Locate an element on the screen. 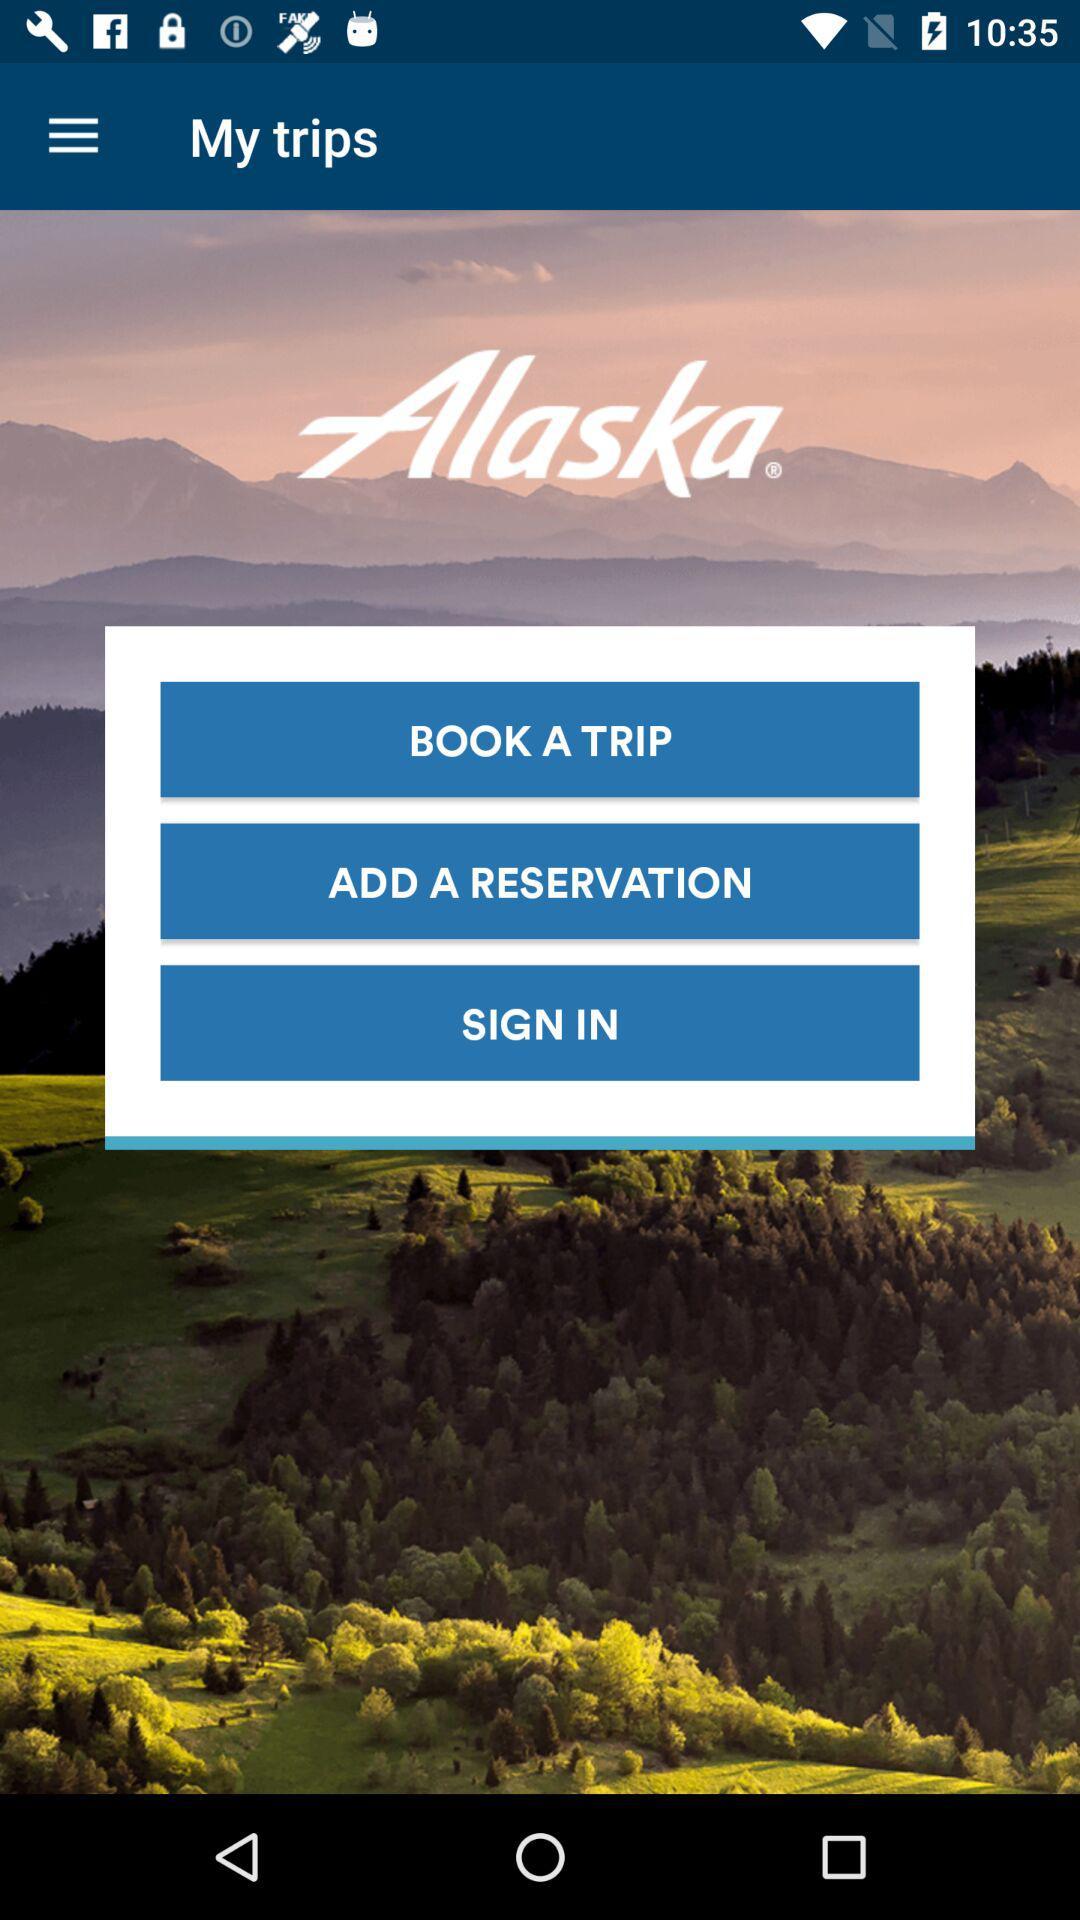  book a trip icon is located at coordinates (540, 738).